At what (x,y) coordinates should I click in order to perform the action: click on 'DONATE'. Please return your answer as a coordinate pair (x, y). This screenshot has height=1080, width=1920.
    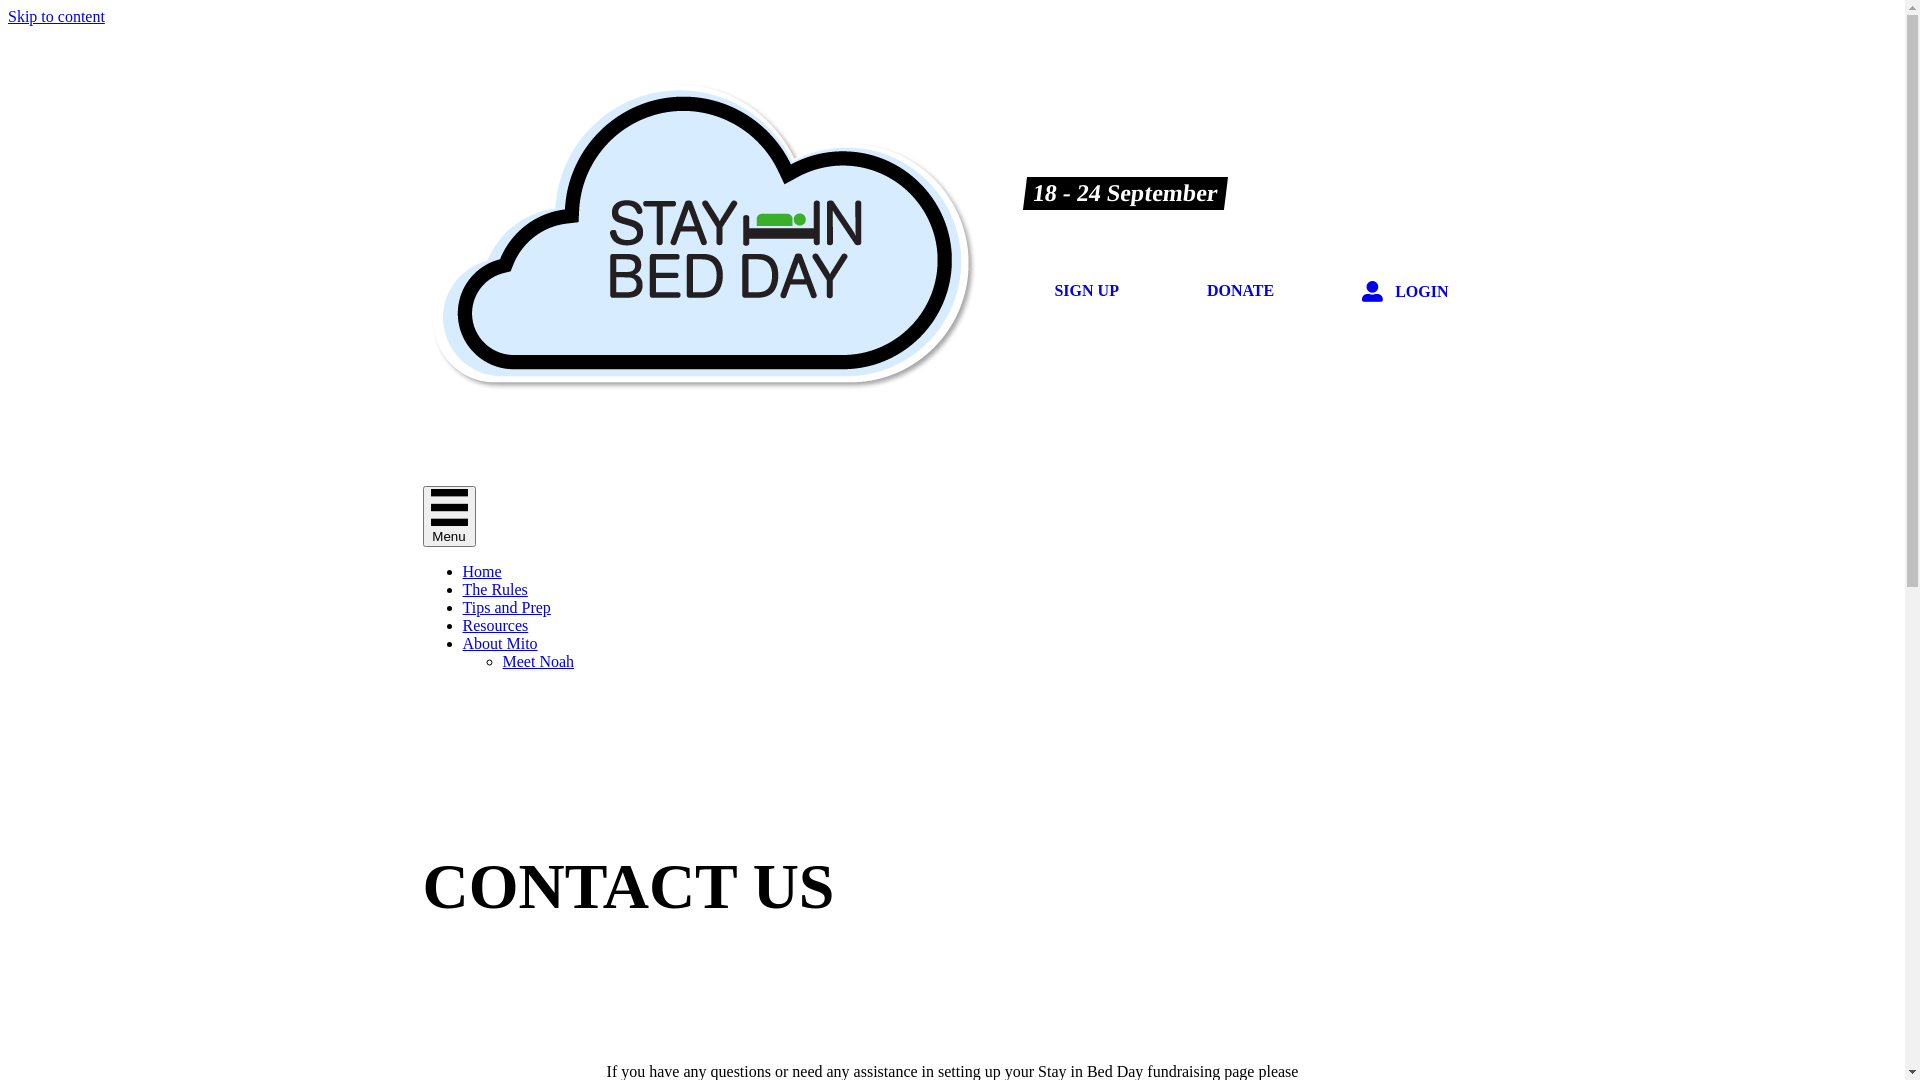
    Looking at the image, I should click on (1239, 290).